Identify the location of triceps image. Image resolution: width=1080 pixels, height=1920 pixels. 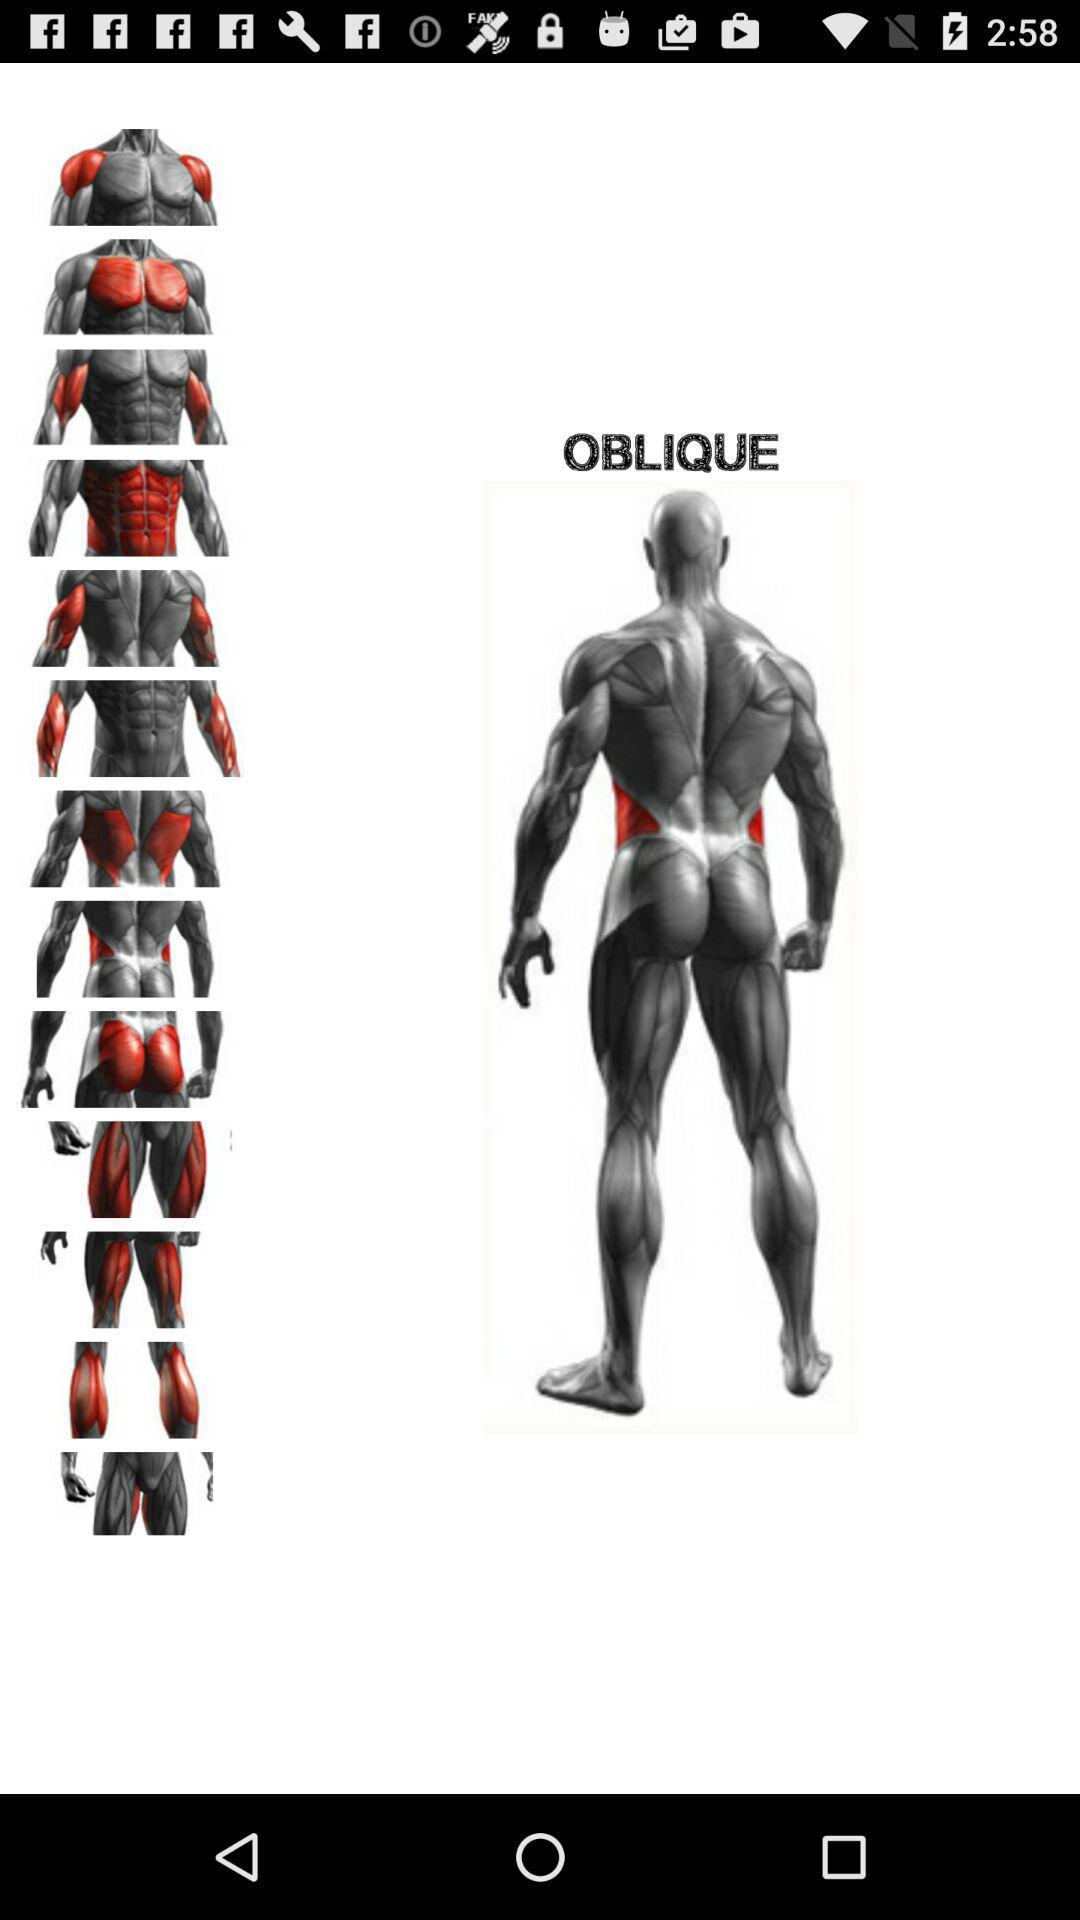
(131, 610).